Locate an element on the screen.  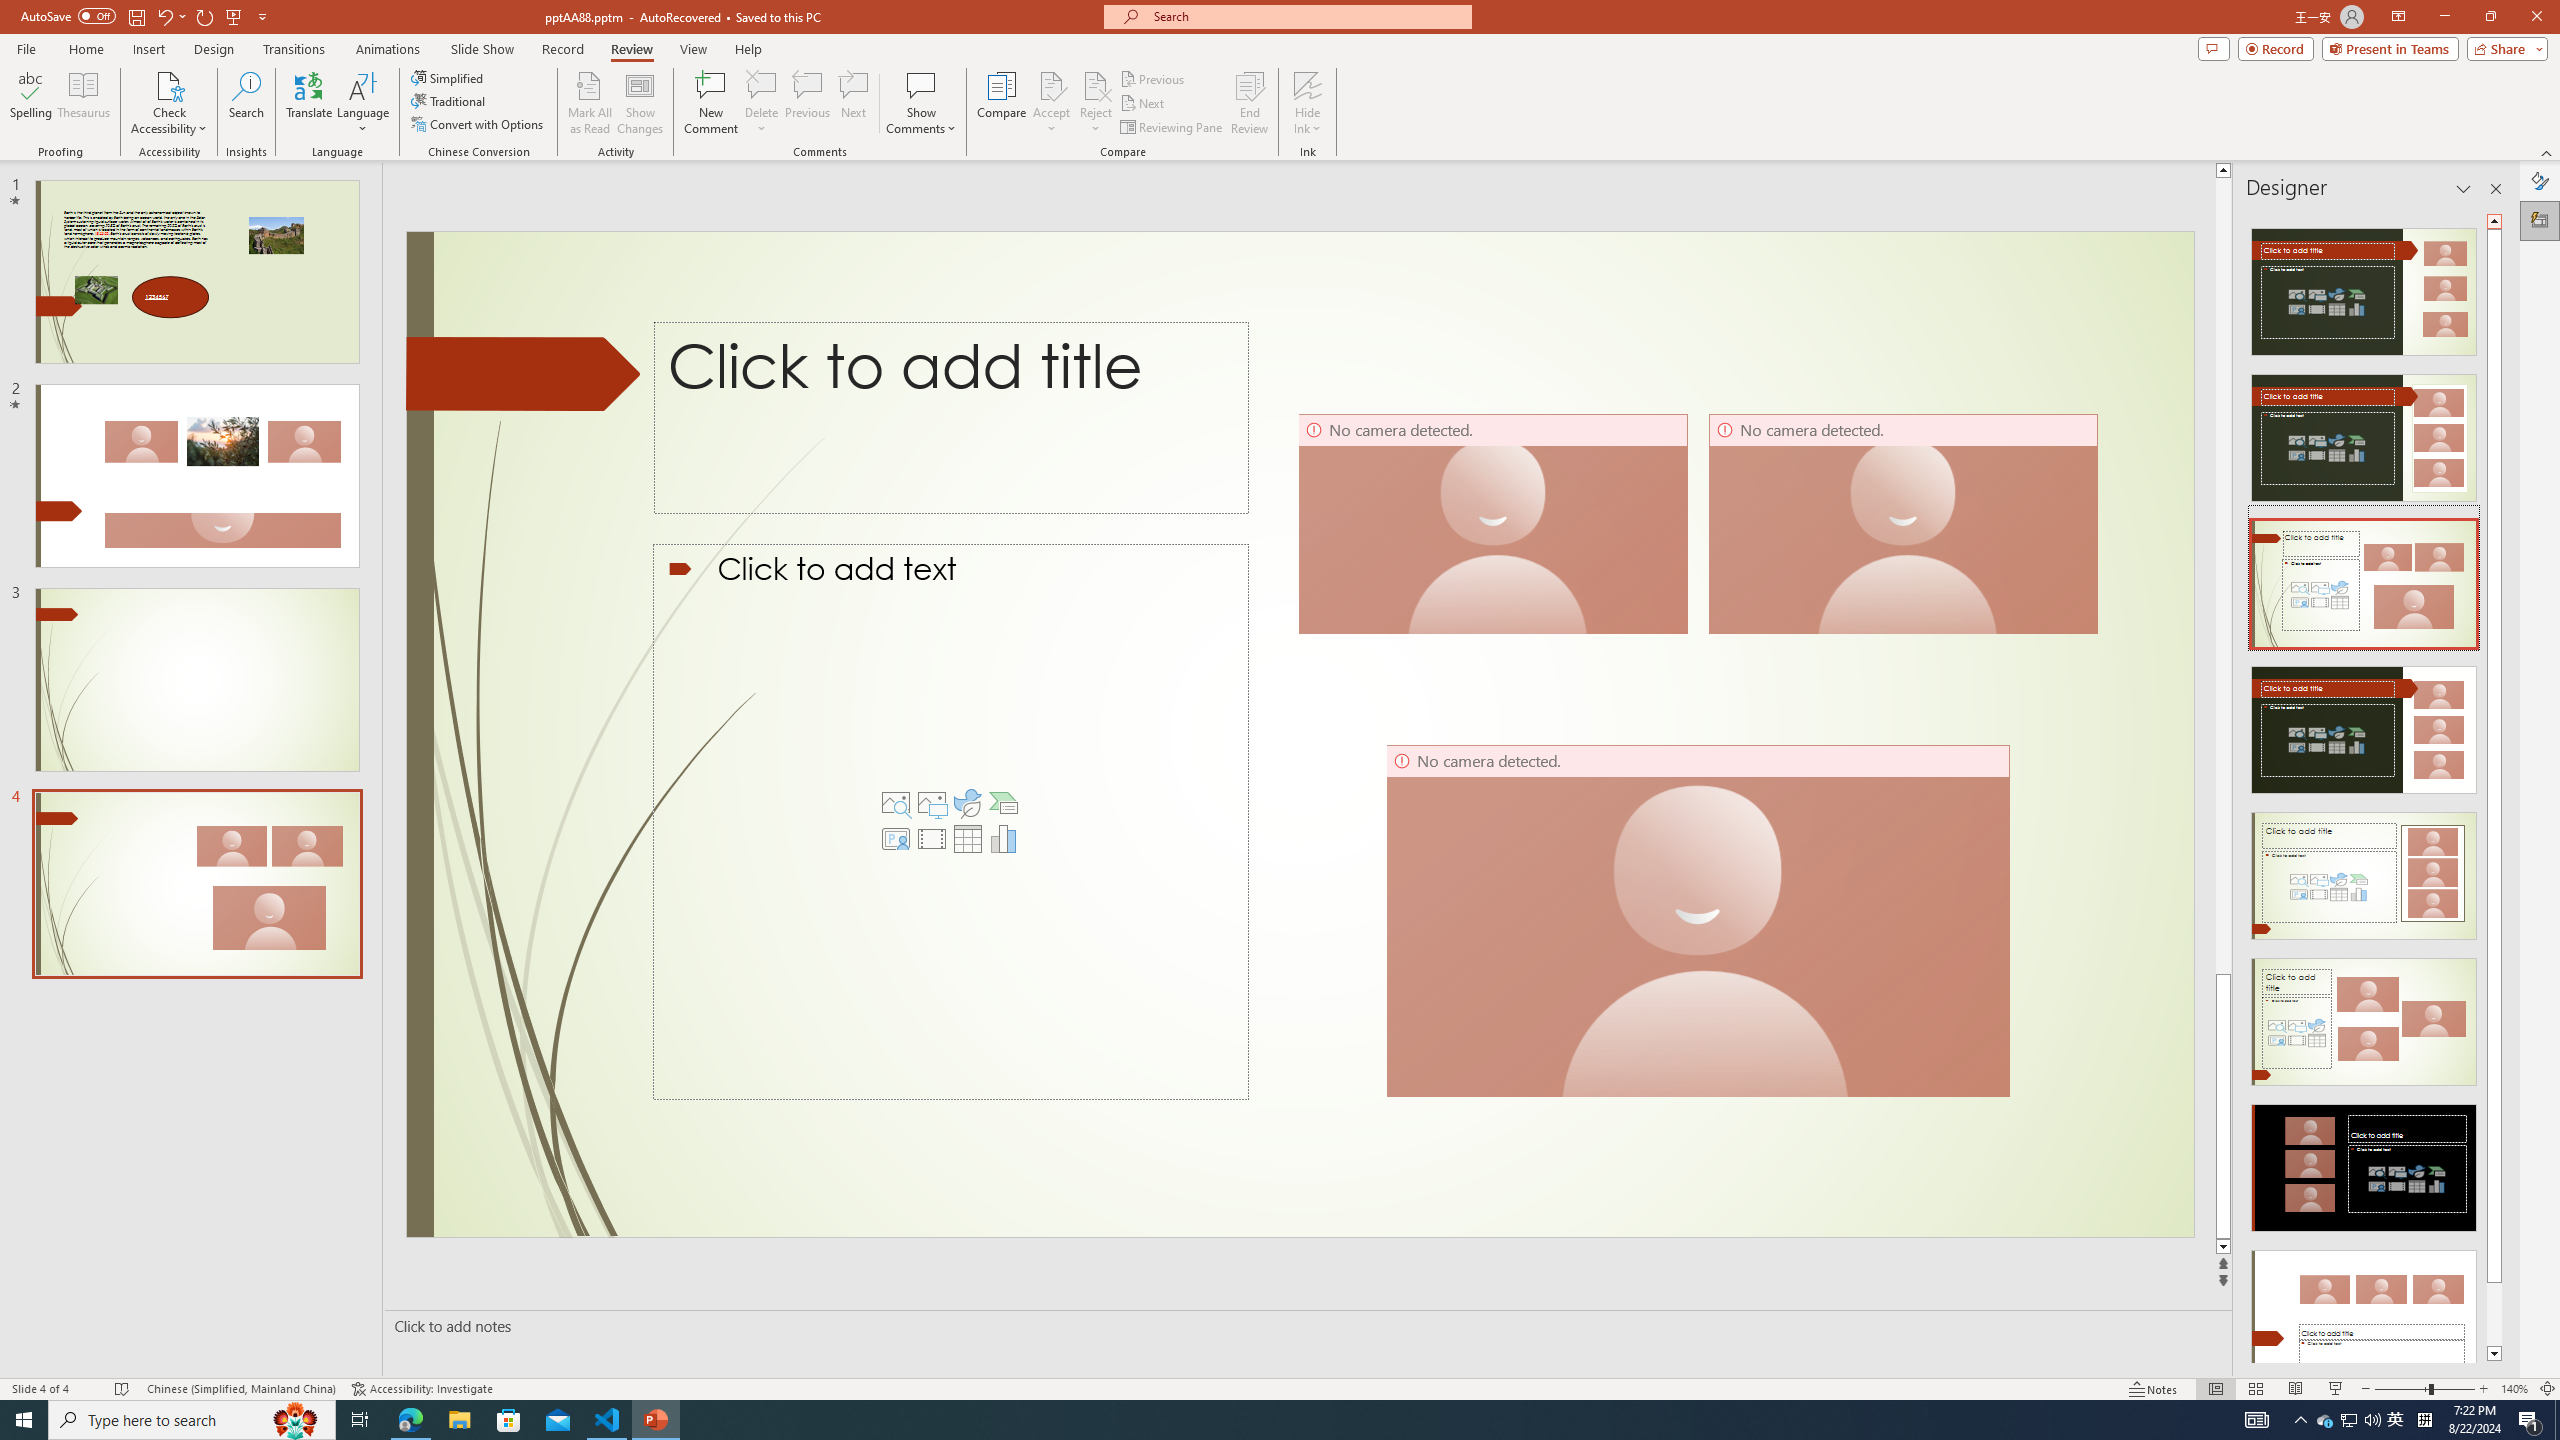
'Mark All as Read' is located at coordinates (590, 103).